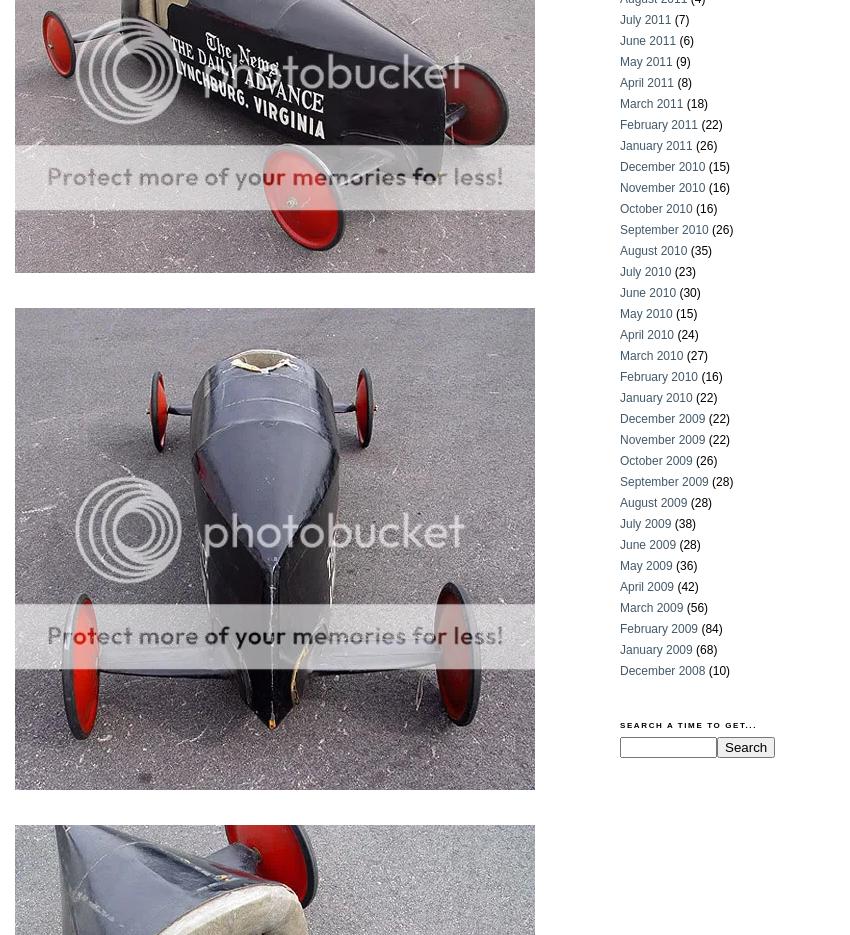 The height and width of the screenshot is (935, 850). Describe the element at coordinates (659, 627) in the screenshot. I see `'February 2009'` at that location.